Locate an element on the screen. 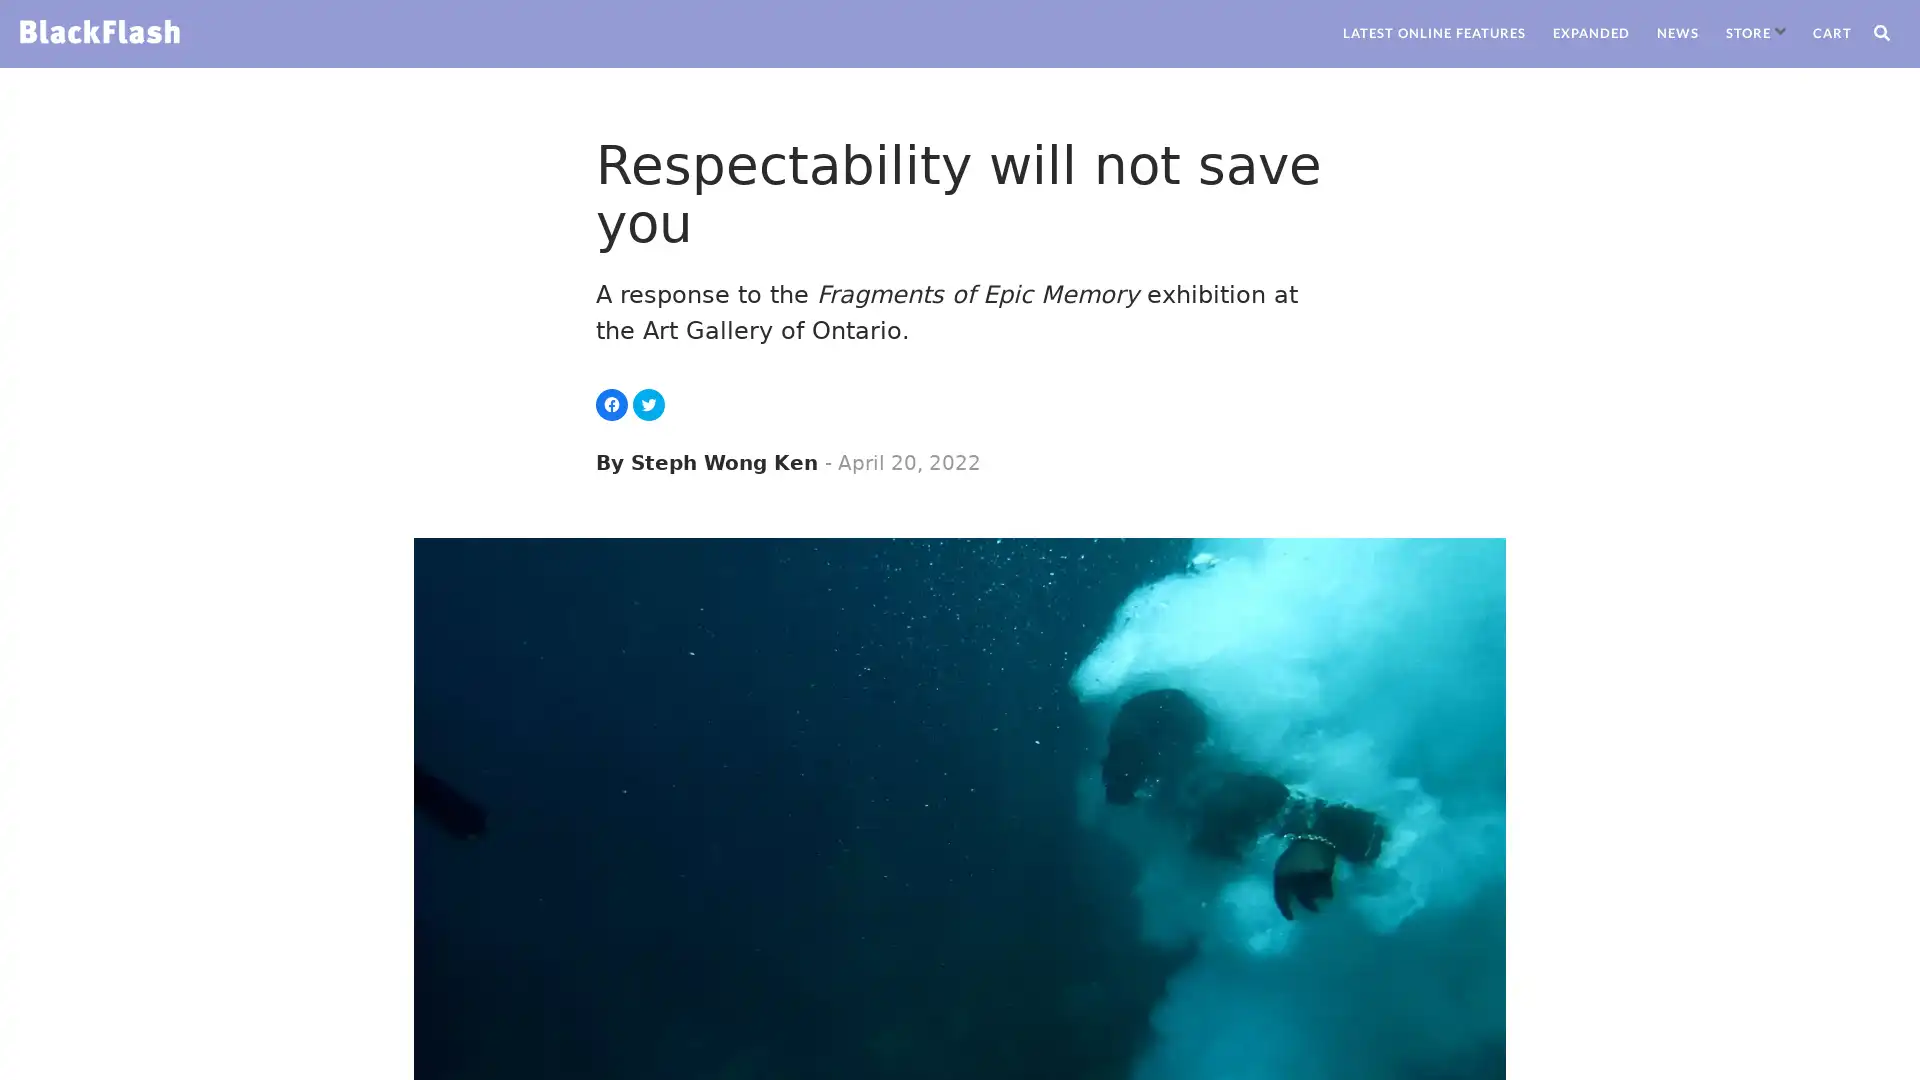 This screenshot has width=1920, height=1080. open menu is located at coordinates (1780, 31).